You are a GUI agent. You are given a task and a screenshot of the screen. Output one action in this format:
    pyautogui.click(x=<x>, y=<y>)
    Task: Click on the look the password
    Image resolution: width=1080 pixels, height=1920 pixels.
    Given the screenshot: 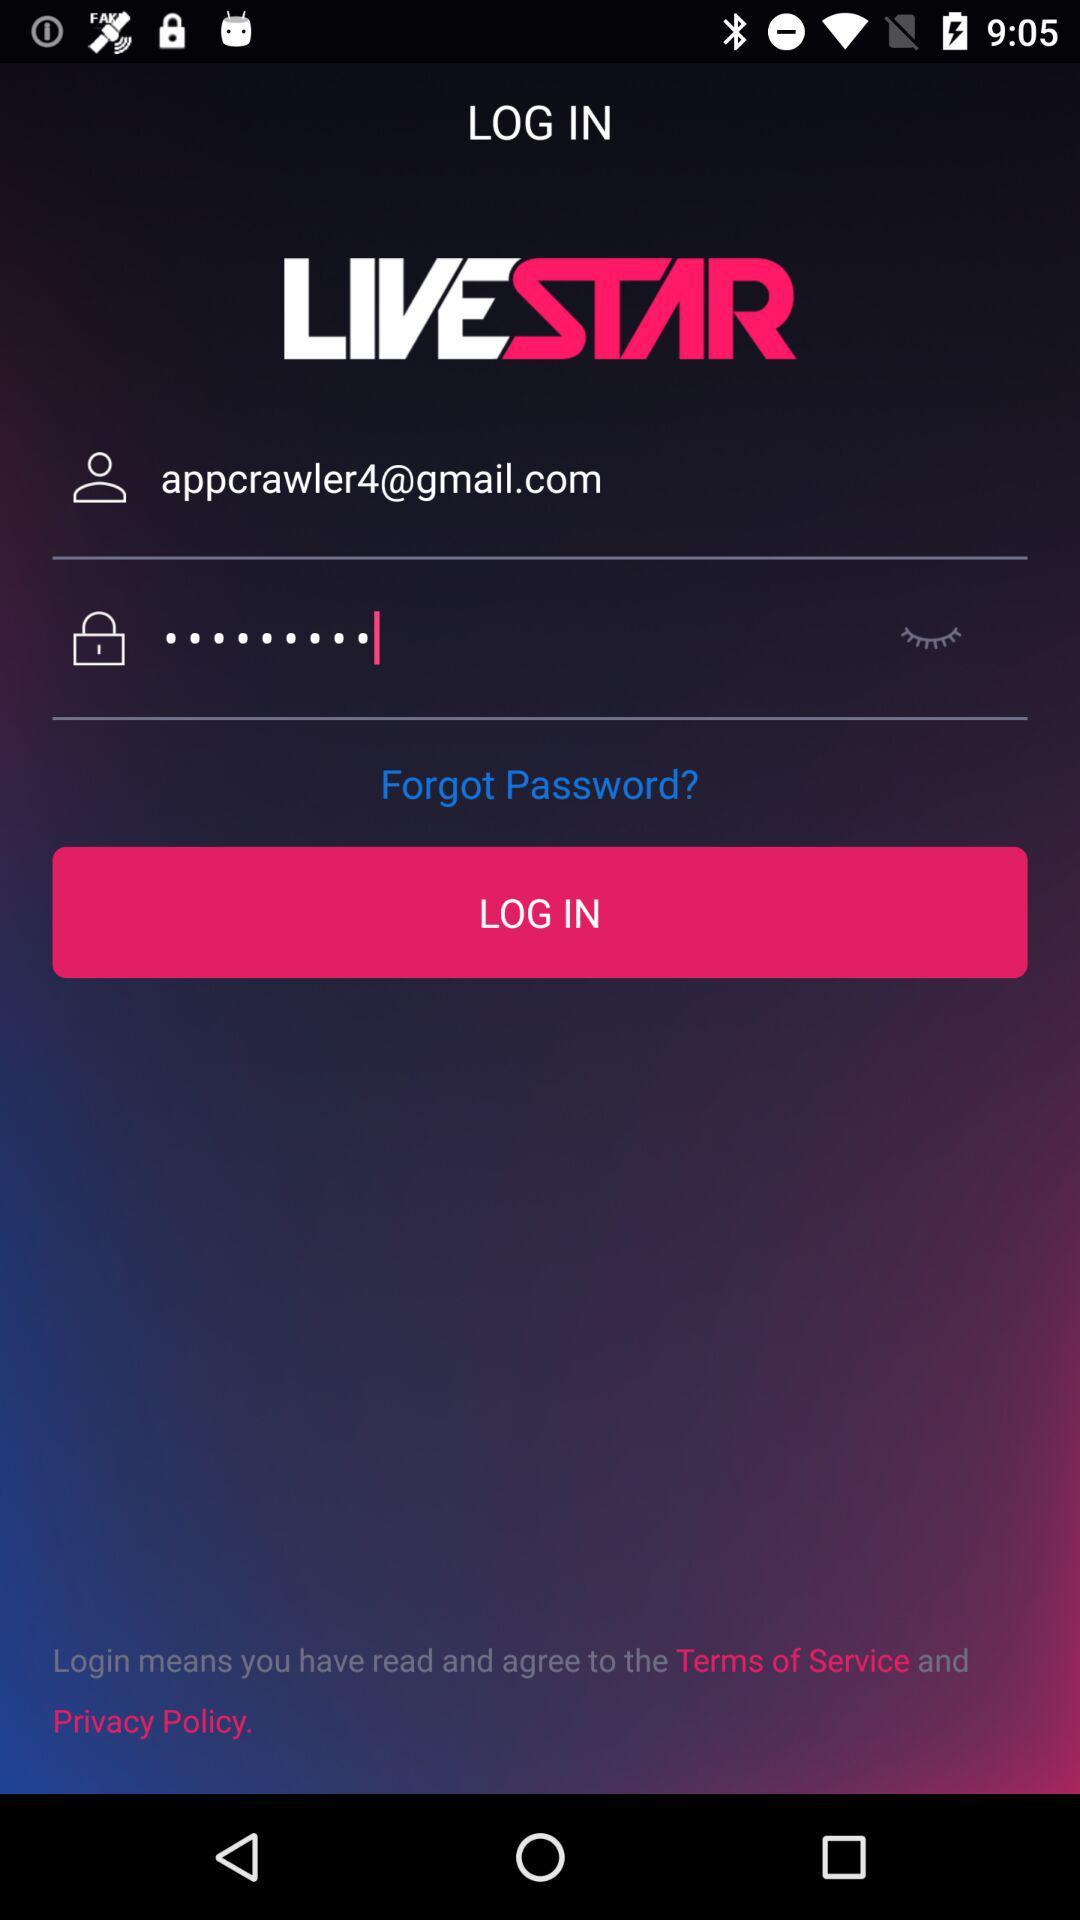 What is the action you would take?
    pyautogui.click(x=931, y=637)
    